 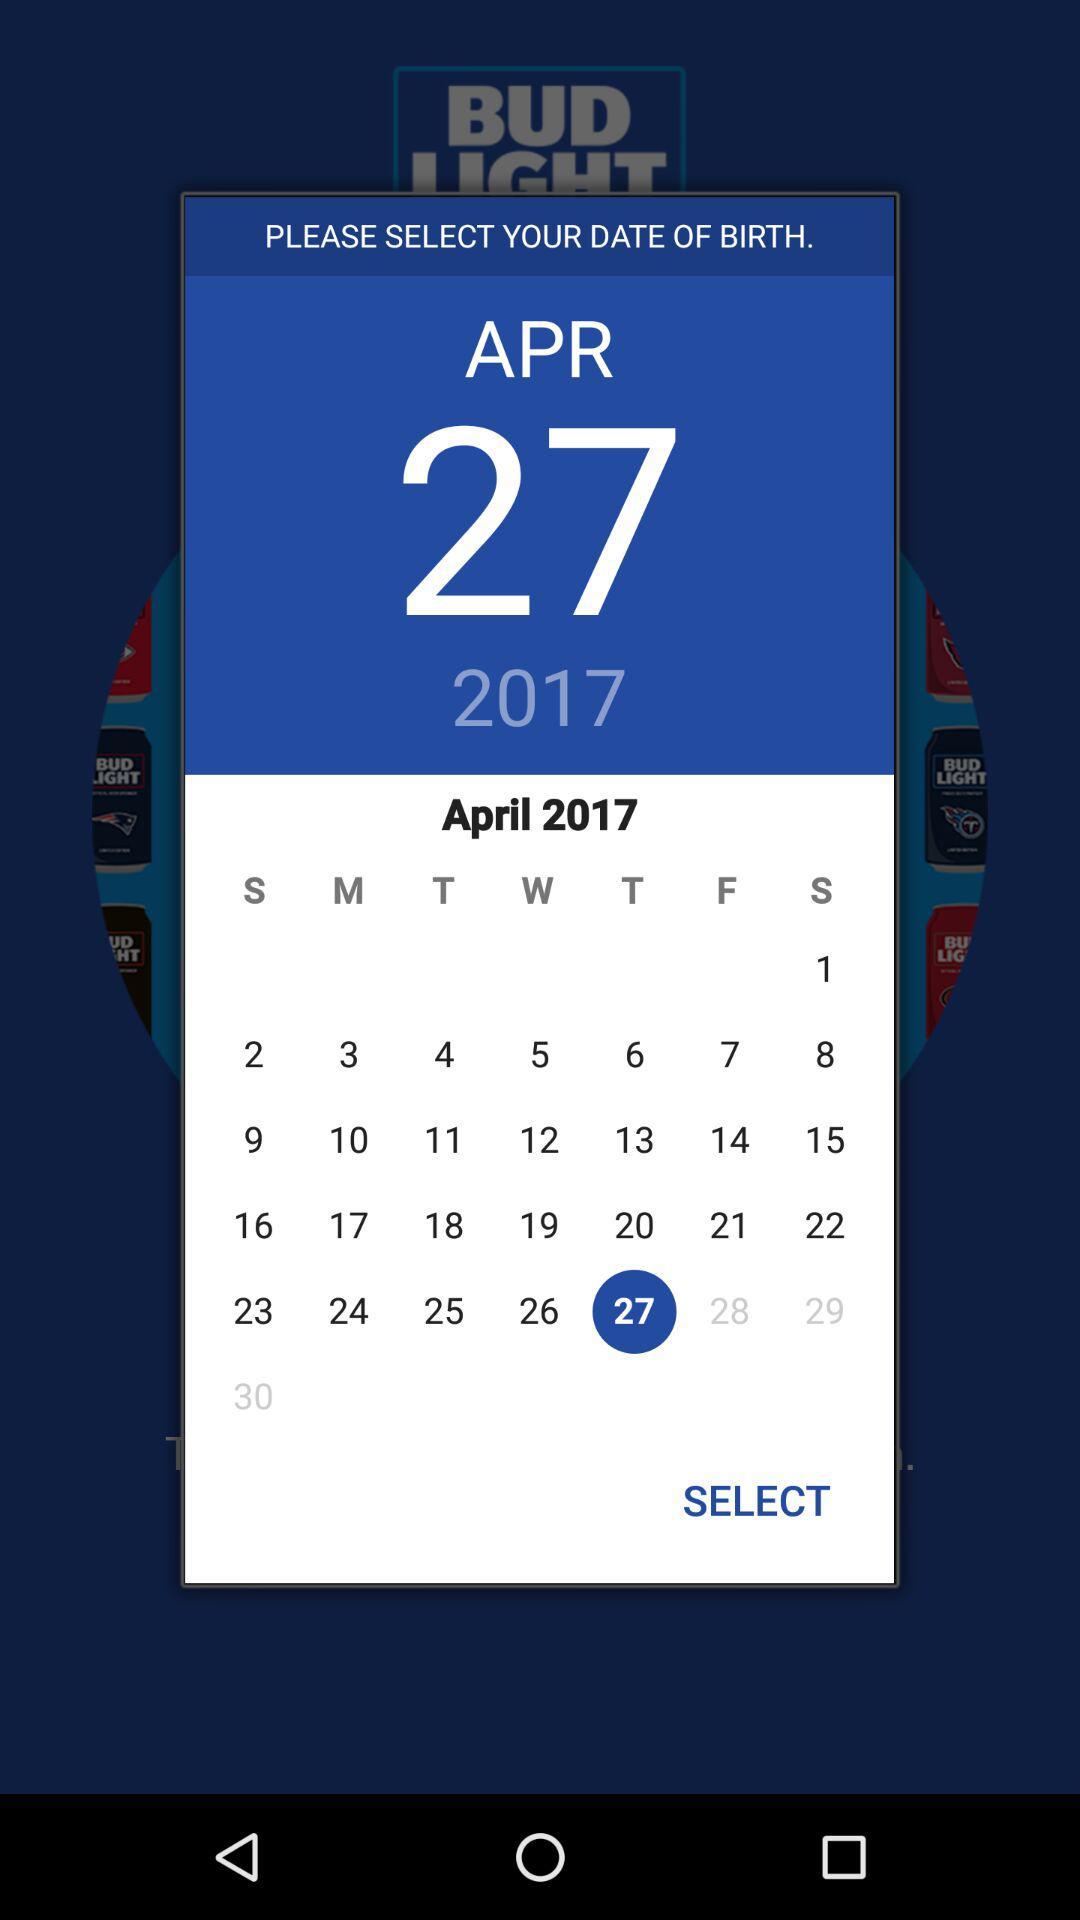 What do you see at coordinates (538, 699) in the screenshot?
I see `app below 27 item` at bounding box center [538, 699].